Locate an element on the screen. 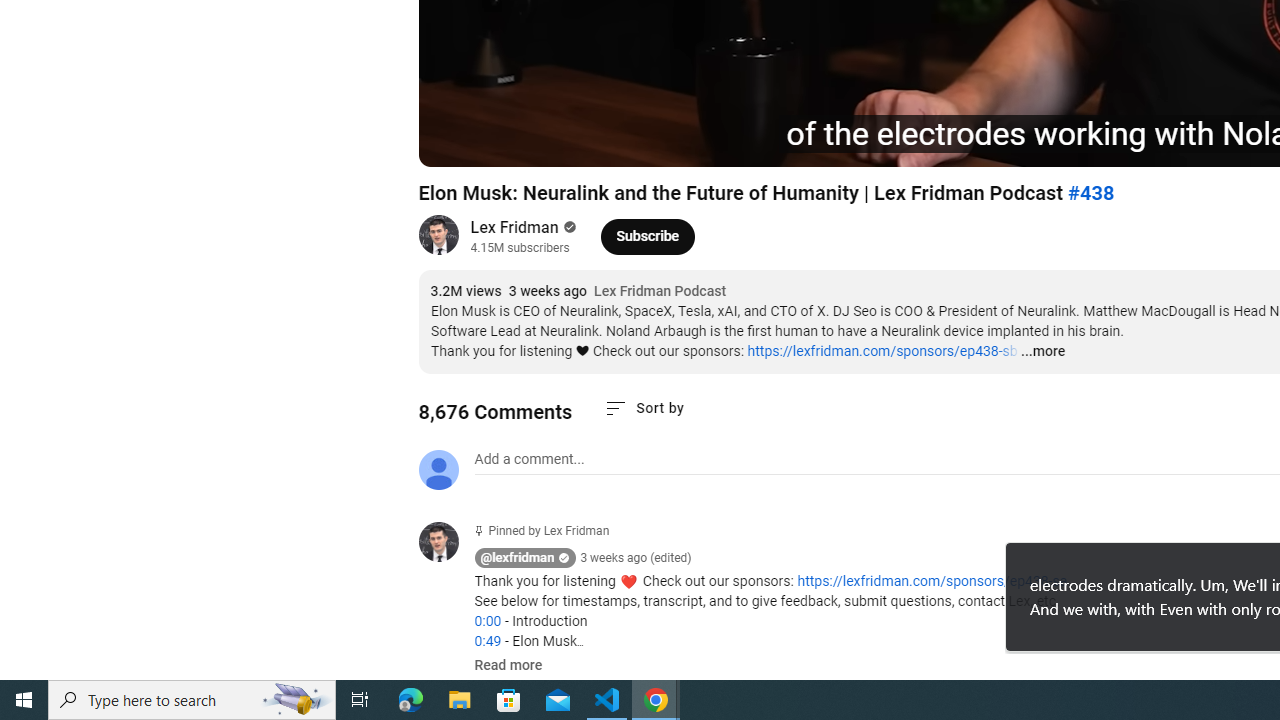 This screenshot has width=1280, height=720. 'Default profile photo' is located at coordinates (438, 470).